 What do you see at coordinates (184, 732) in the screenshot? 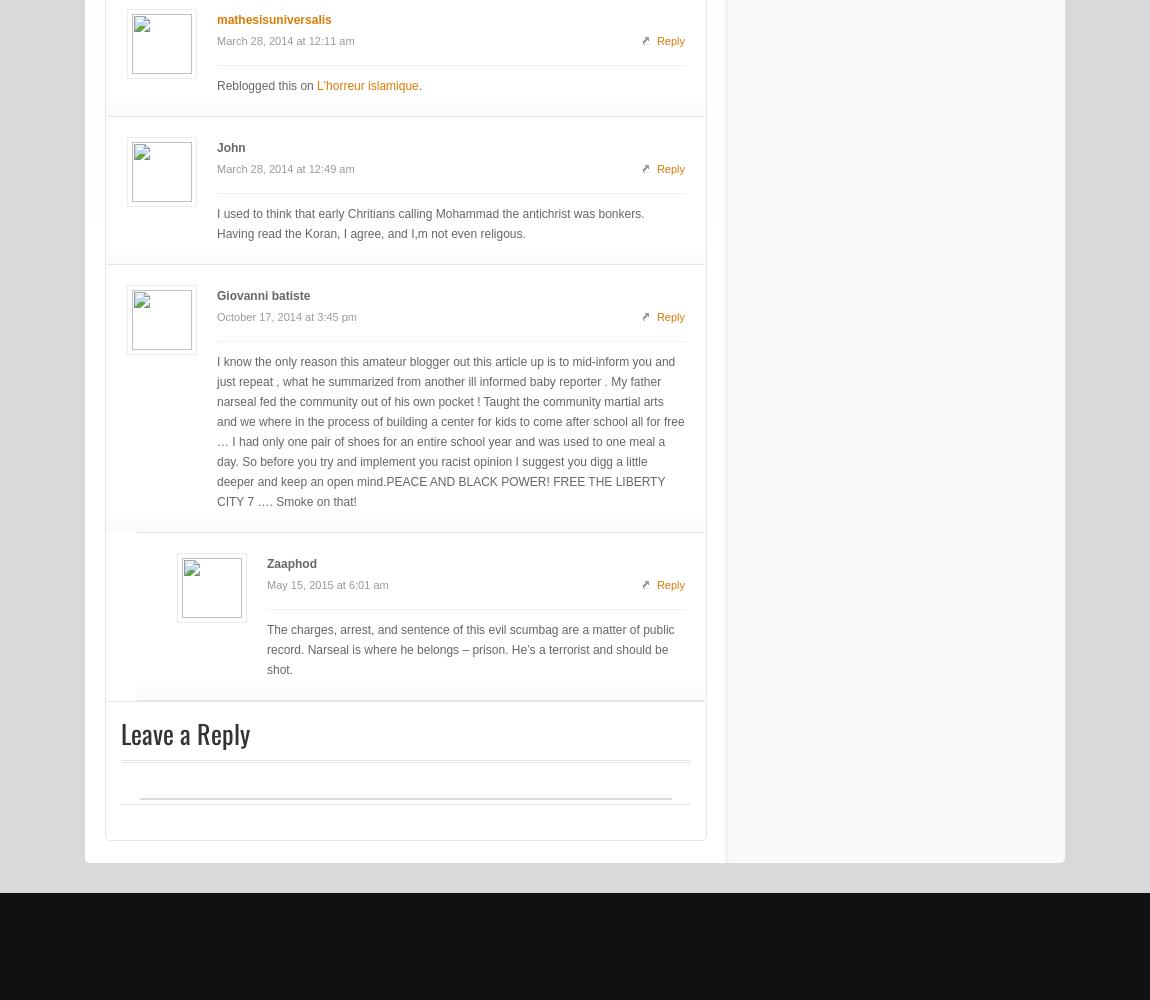
I see `'Leave a Reply'` at bounding box center [184, 732].